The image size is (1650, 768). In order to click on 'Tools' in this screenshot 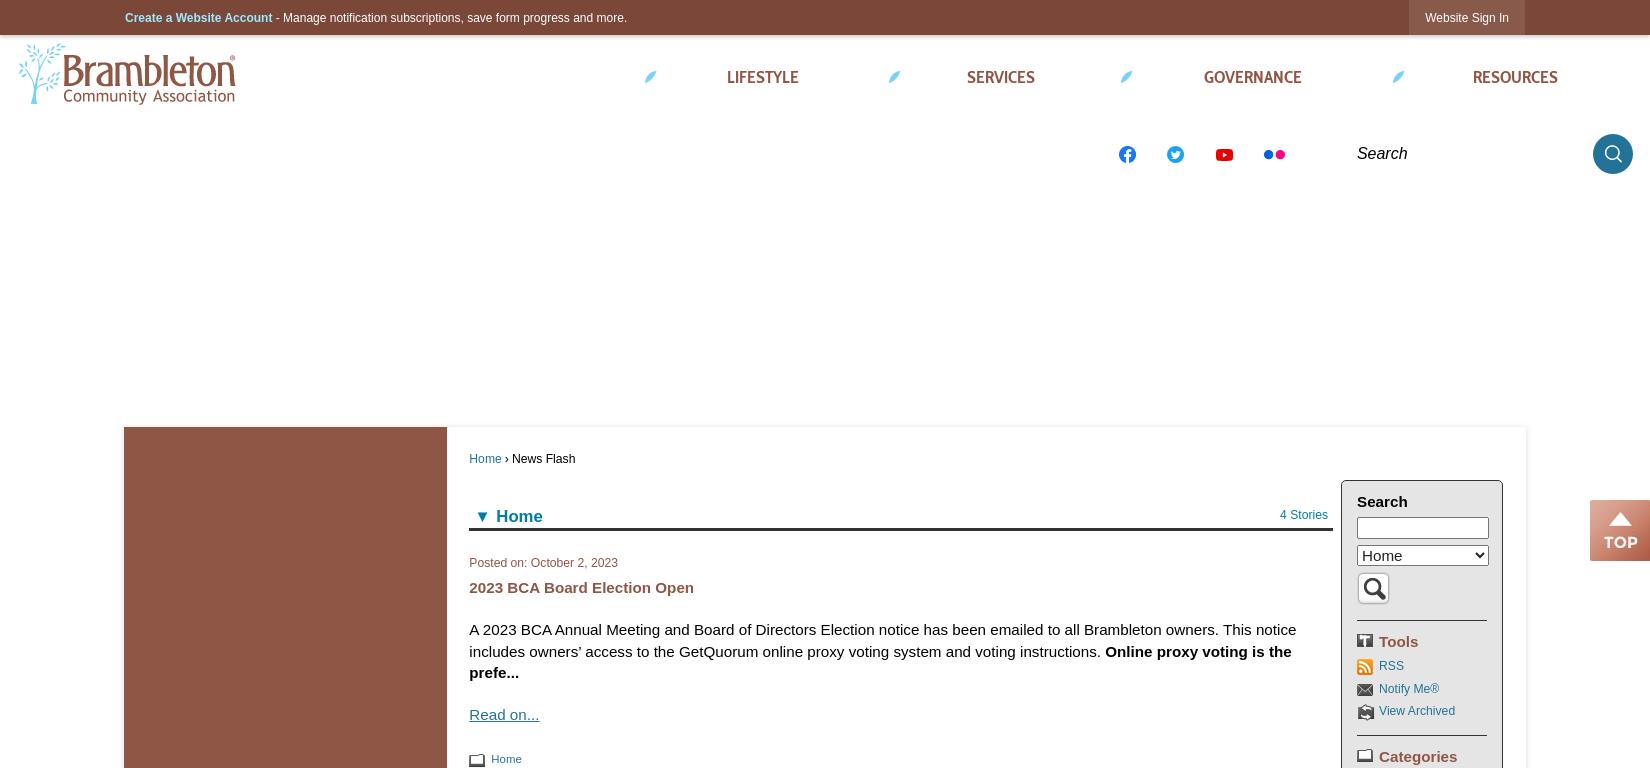, I will do `click(1397, 640)`.